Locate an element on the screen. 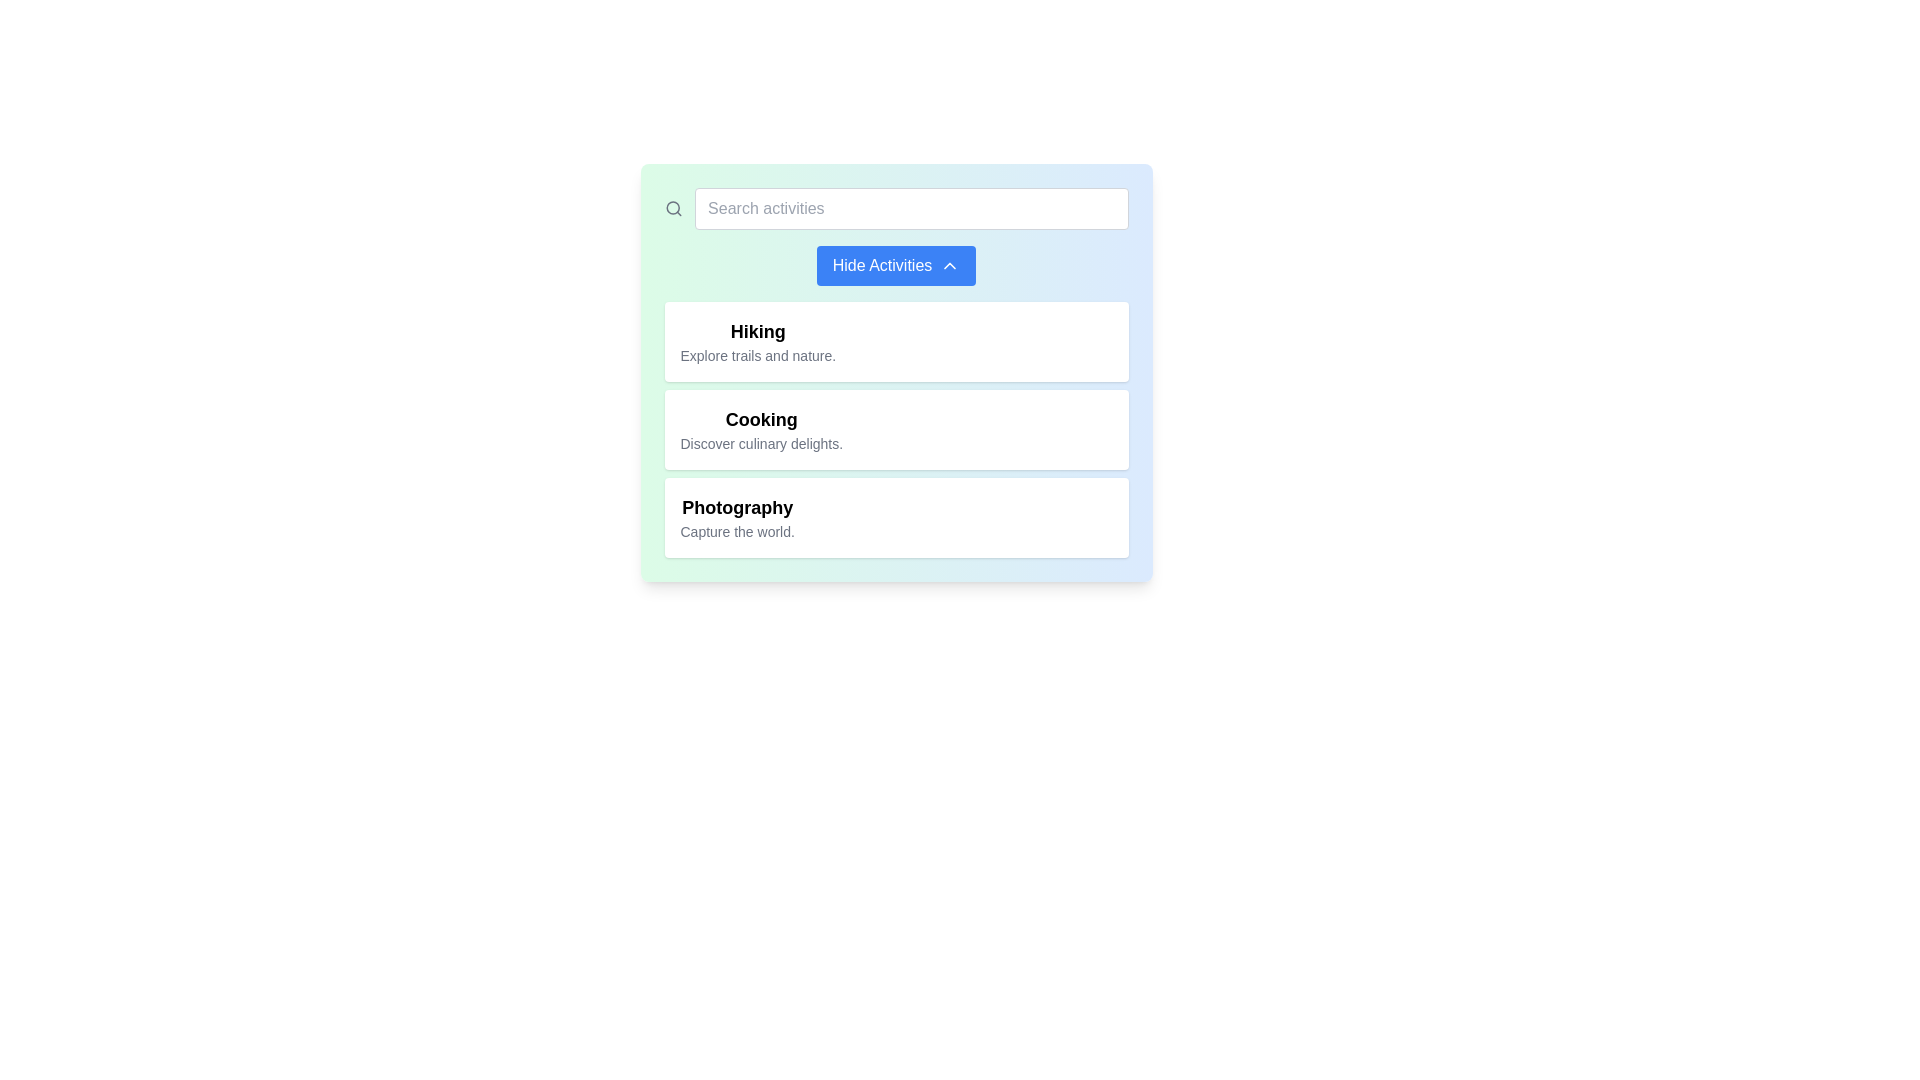 This screenshot has height=1080, width=1920. text label that says 'Discover culinary delights.' which is a smaller, lighter gray font situated below the bold title 'Cooking' is located at coordinates (760, 442).